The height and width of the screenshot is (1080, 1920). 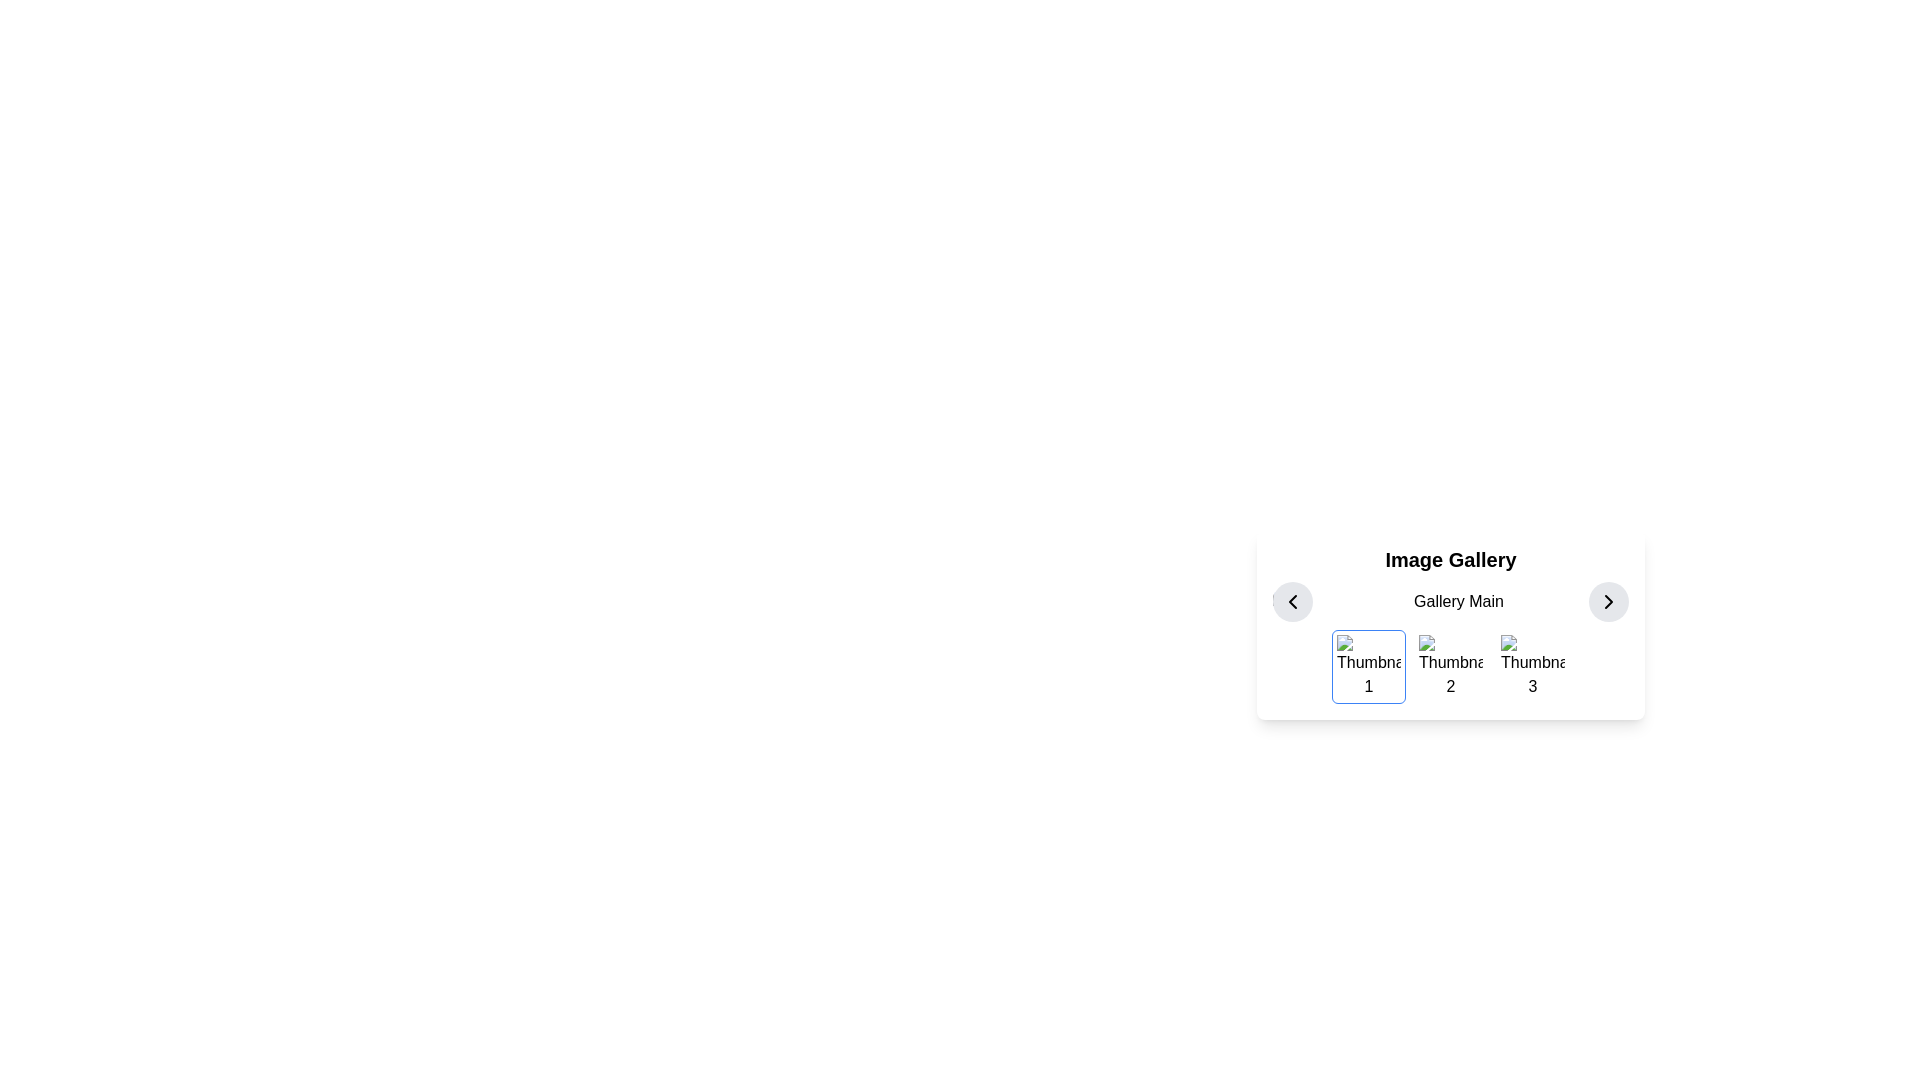 What do you see at coordinates (1608, 600) in the screenshot?
I see `the right-pointing chevron SVG icon in the upper right corner of the gallery component` at bounding box center [1608, 600].